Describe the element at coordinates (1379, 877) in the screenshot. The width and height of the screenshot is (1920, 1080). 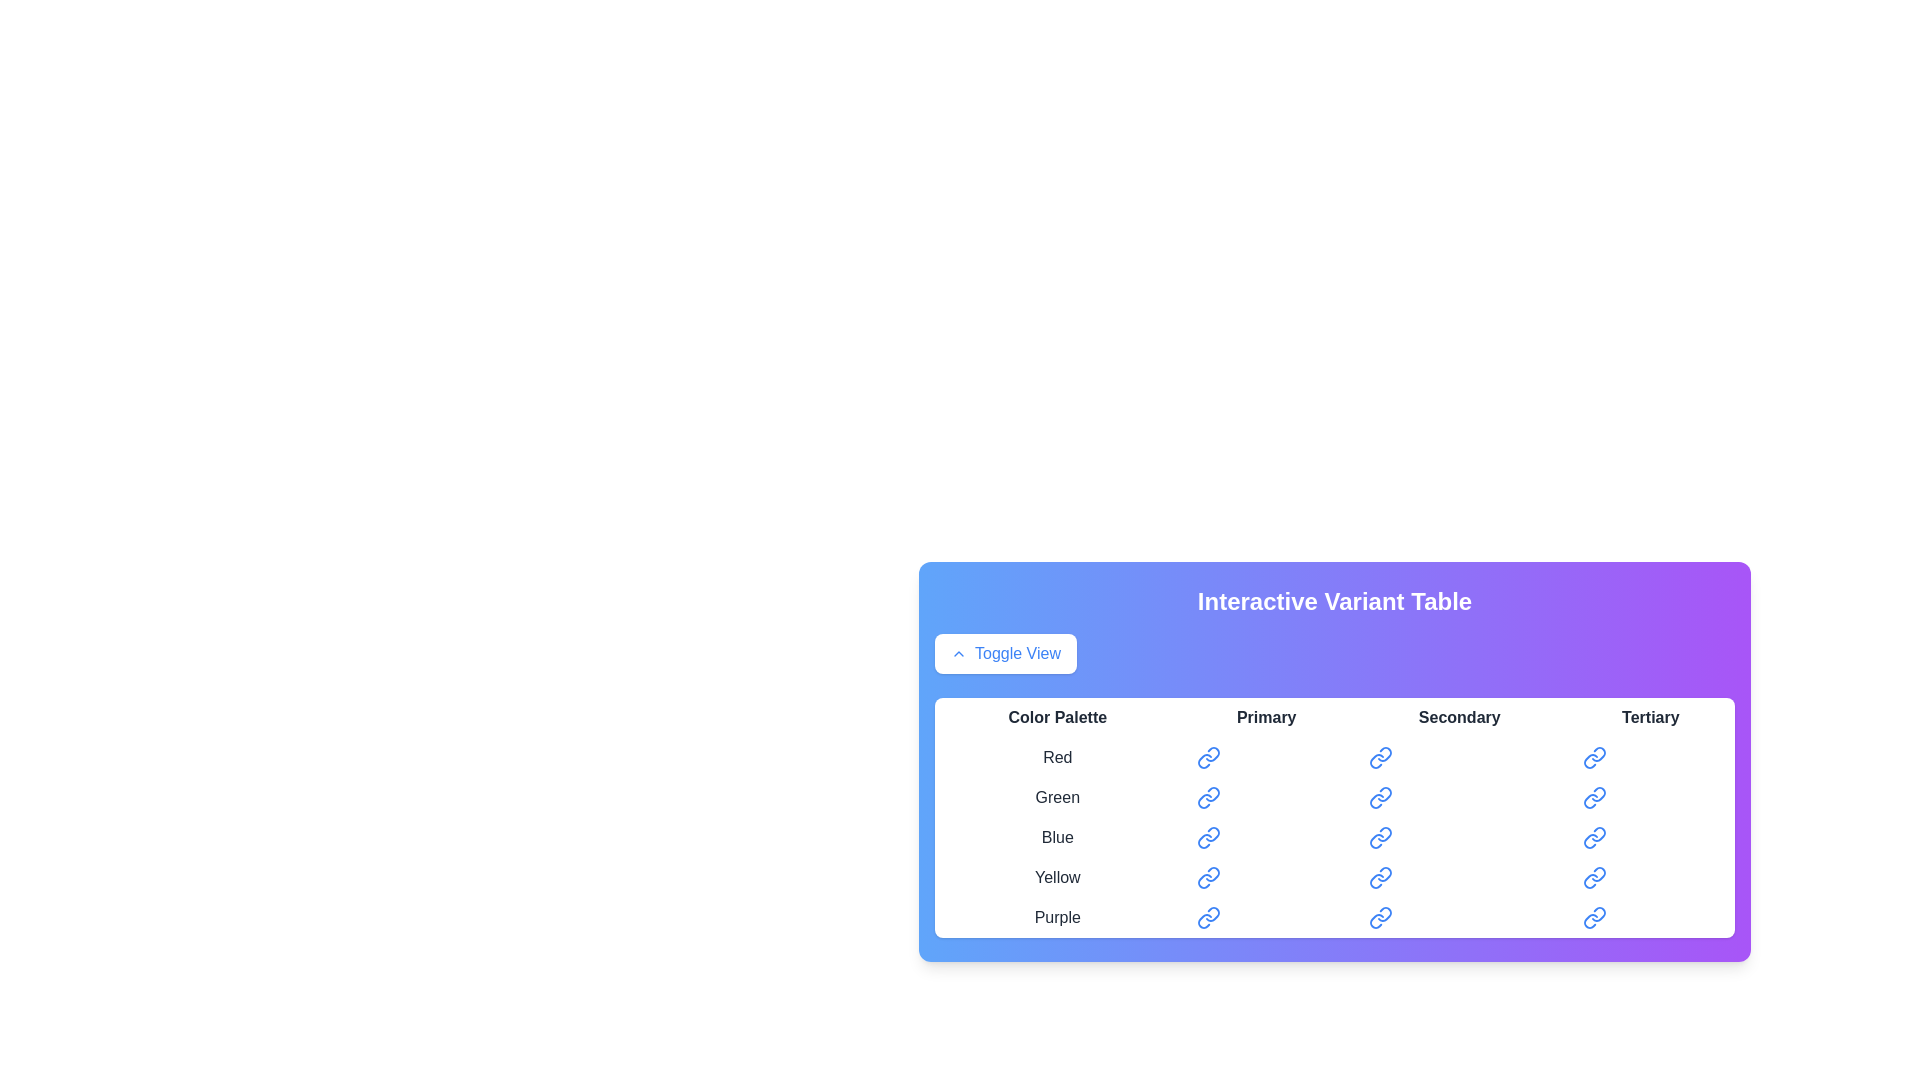
I see `the blue chain link icon located in the 'Secondary' column under the 'Yellow' row` at that location.